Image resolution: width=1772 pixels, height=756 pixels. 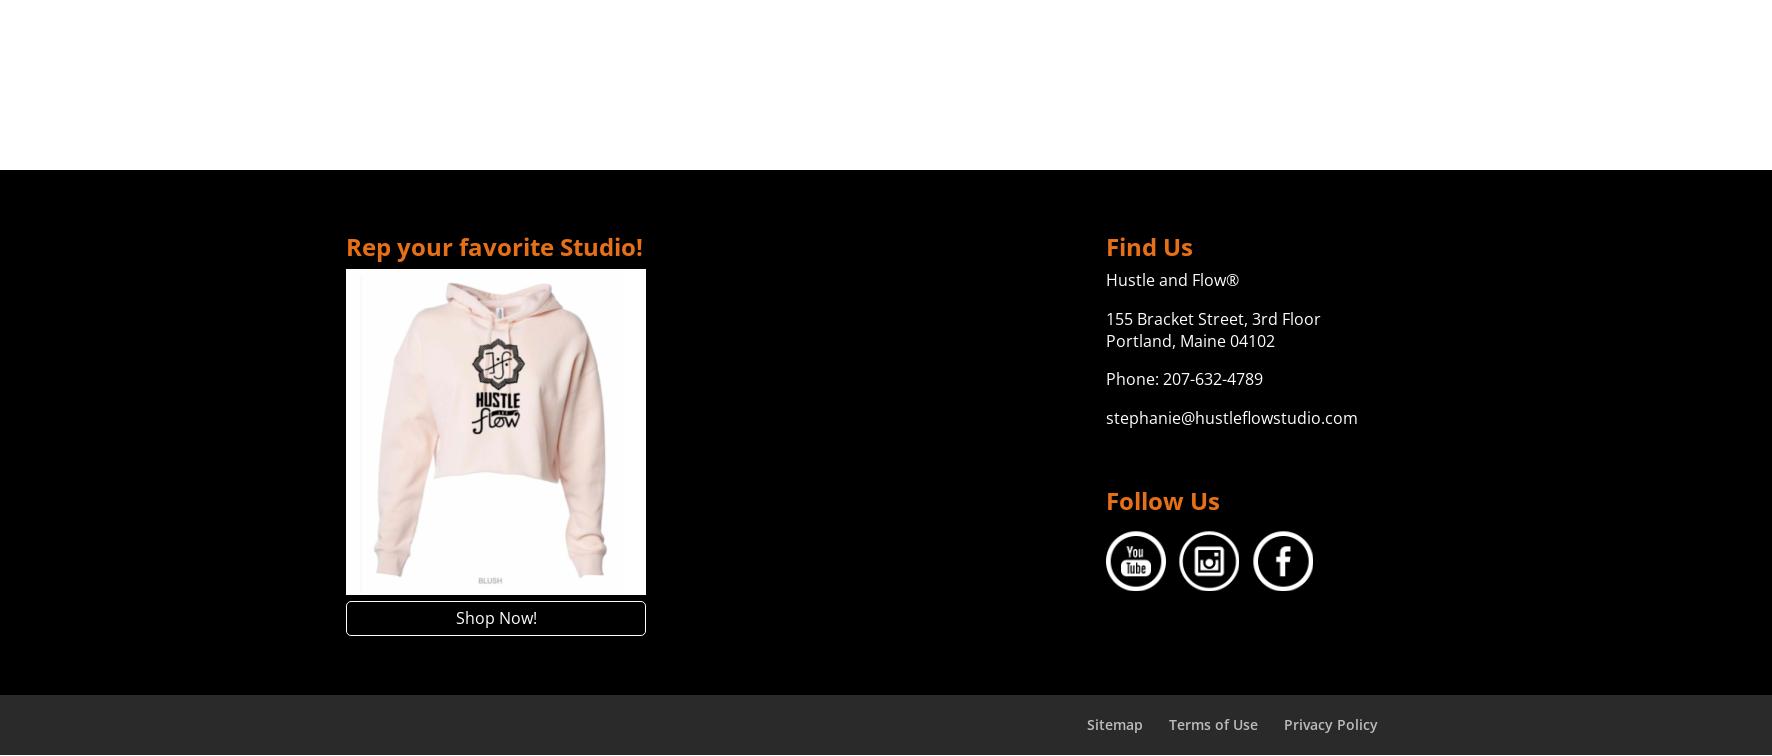 What do you see at coordinates (1132, 378) in the screenshot?
I see `'Phone:'` at bounding box center [1132, 378].